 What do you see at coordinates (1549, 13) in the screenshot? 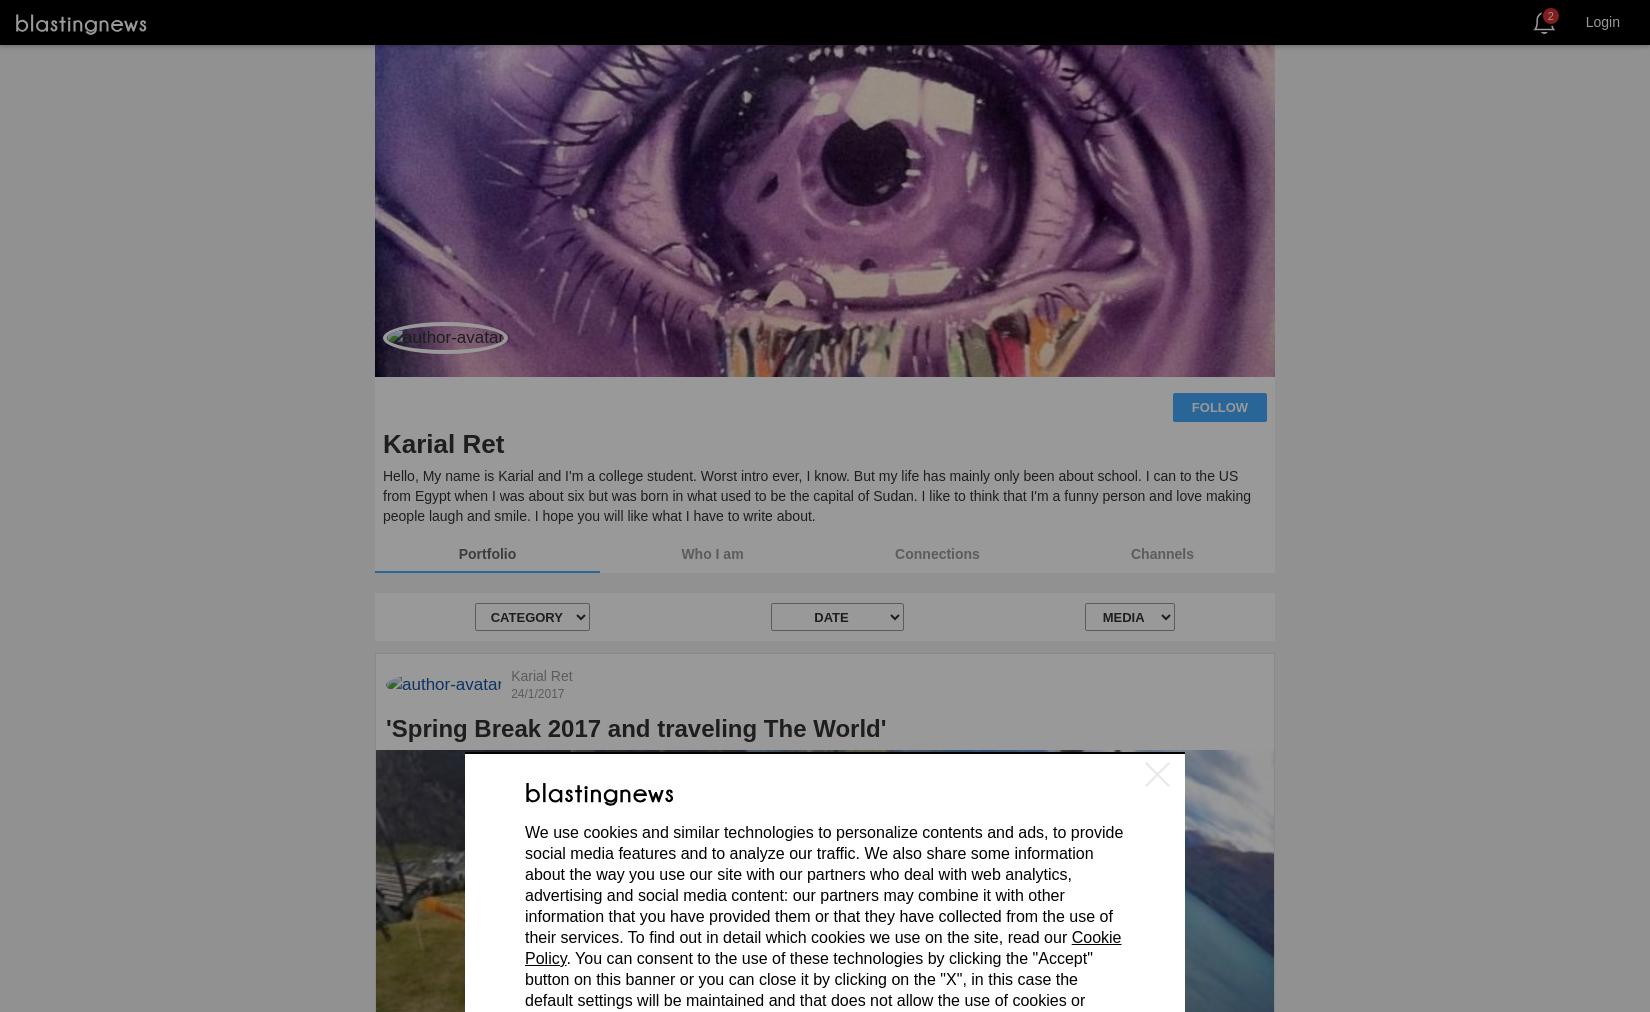
I see `'2'` at bounding box center [1549, 13].